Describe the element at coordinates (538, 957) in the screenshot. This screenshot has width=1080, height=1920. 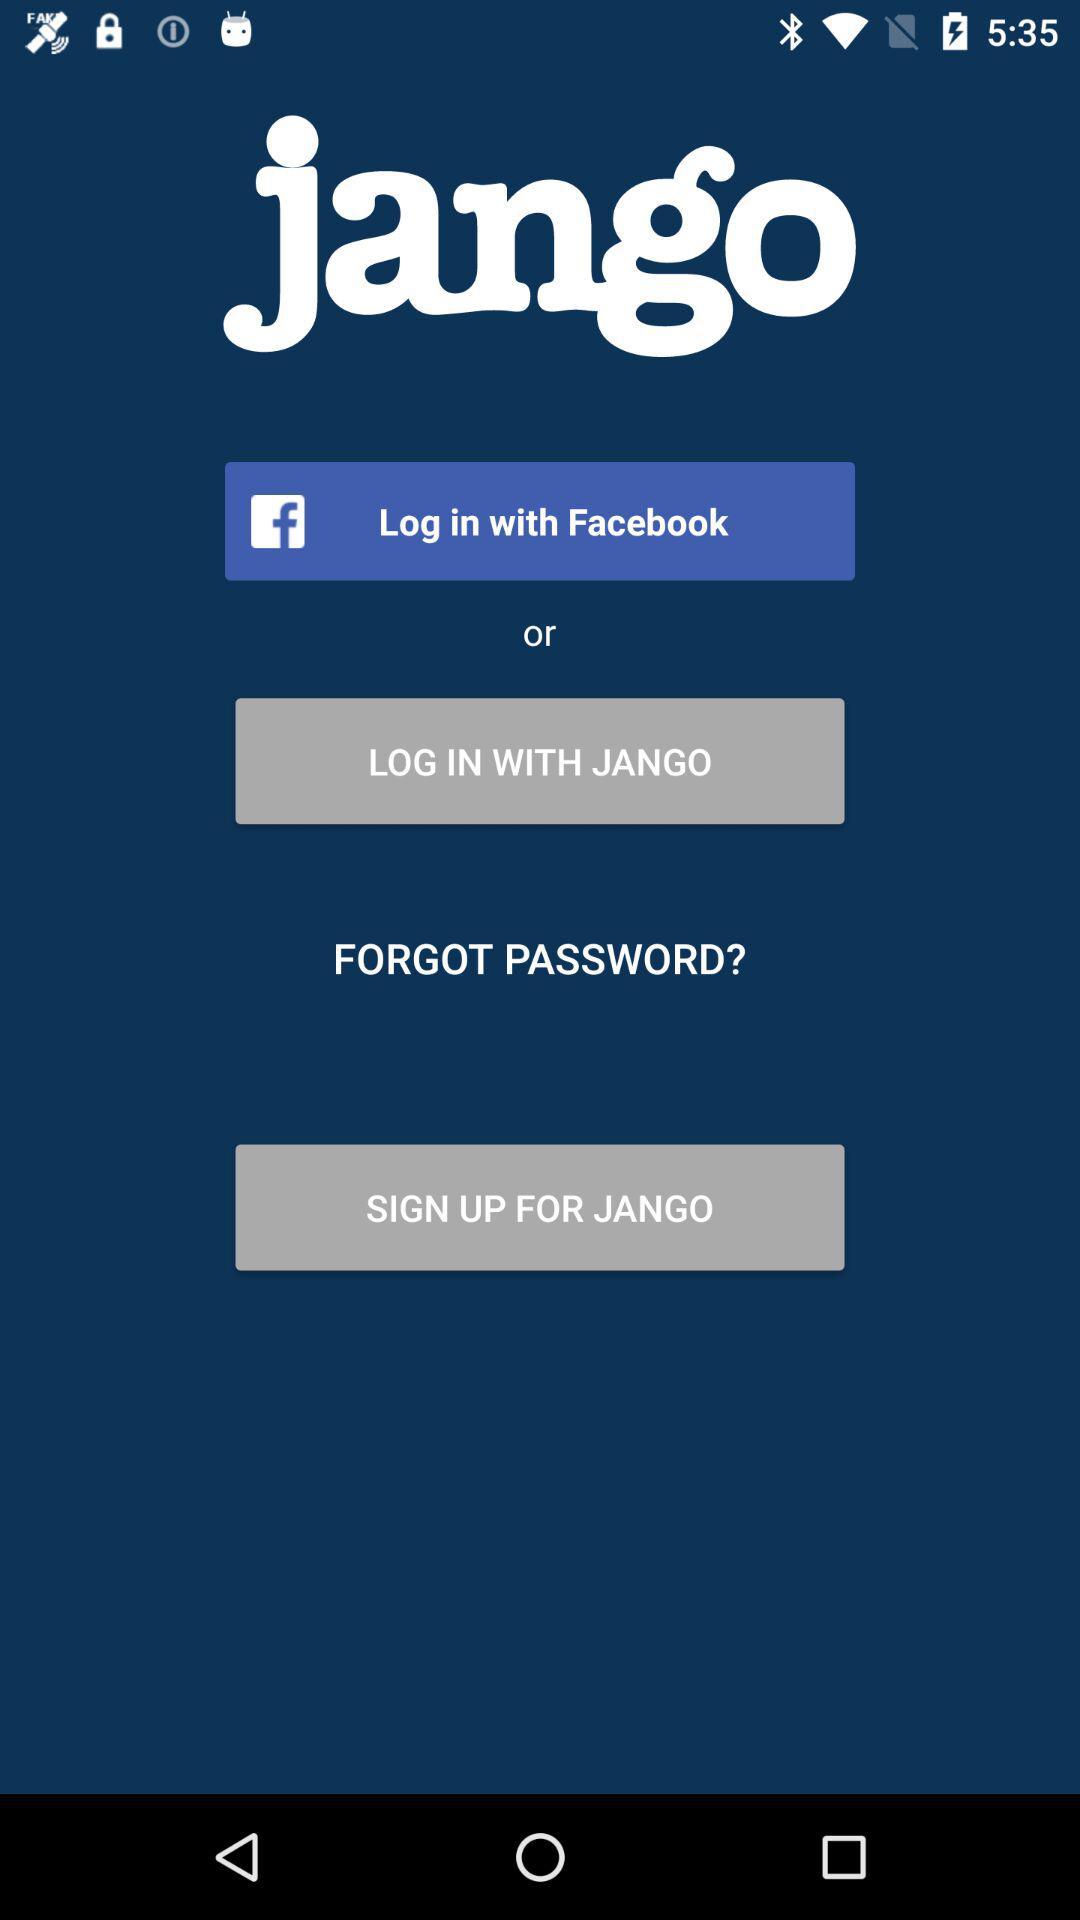
I see `the item above sign up for item` at that location.